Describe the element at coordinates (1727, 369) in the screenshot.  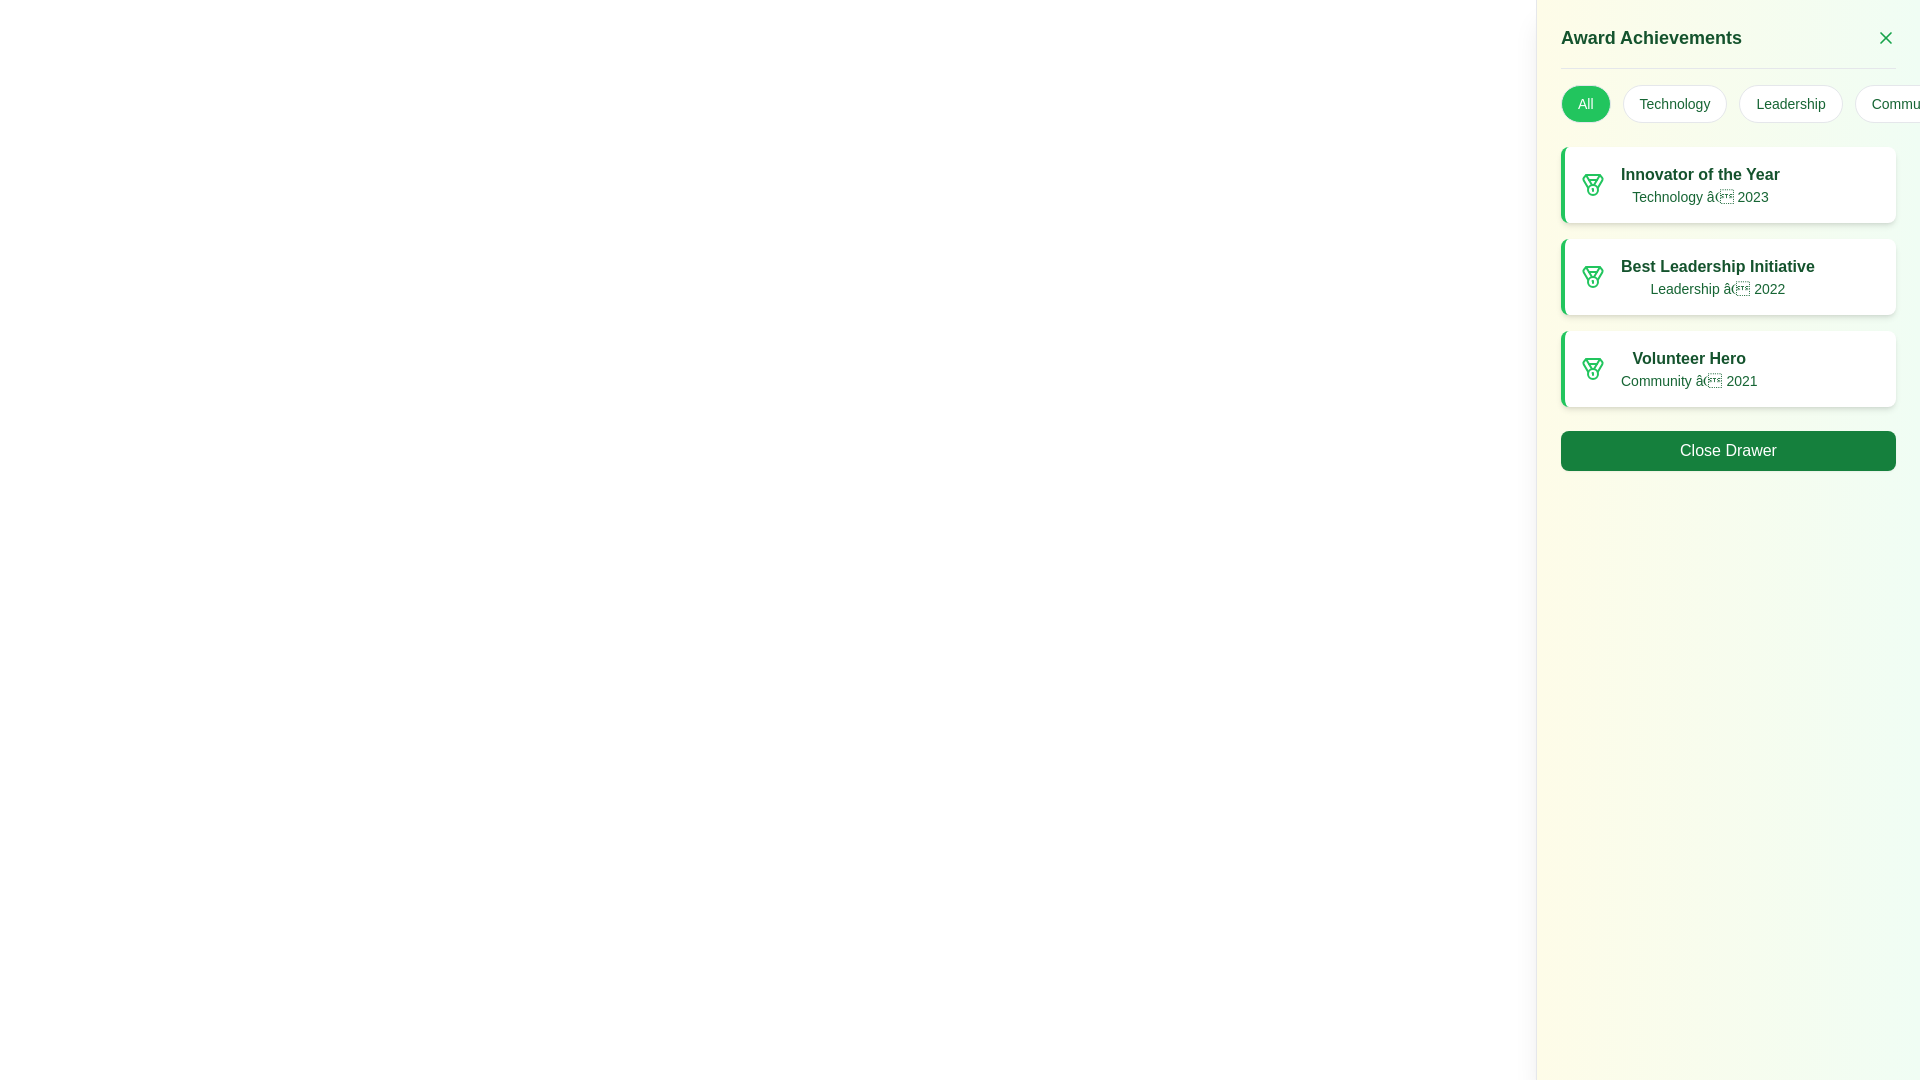
I see `the third list item showcasing the 'Volunteer Hero' award in the right-side drawer panel` at that location.